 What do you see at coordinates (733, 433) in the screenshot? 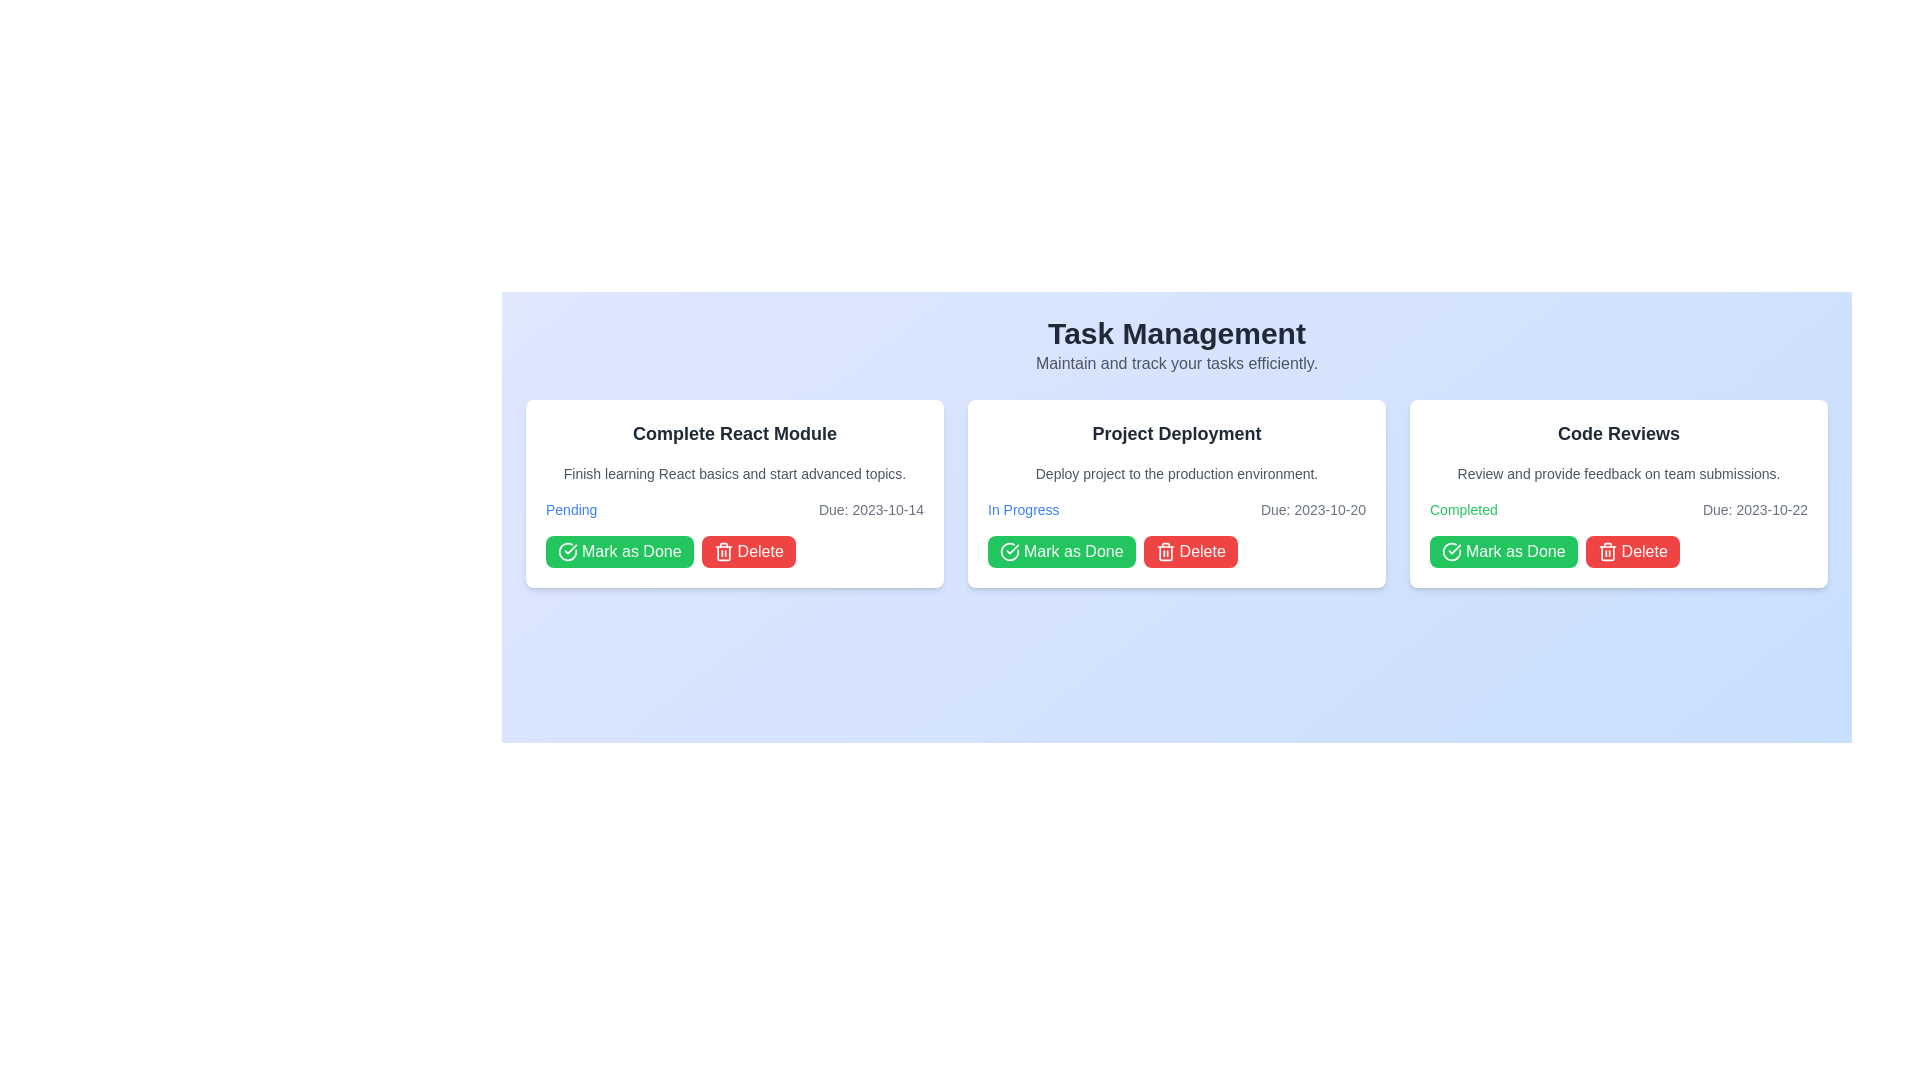
I see `the text label that serves as the title or heading for the first task card, located in the upper section of the card` at bounding box center [733, 433].